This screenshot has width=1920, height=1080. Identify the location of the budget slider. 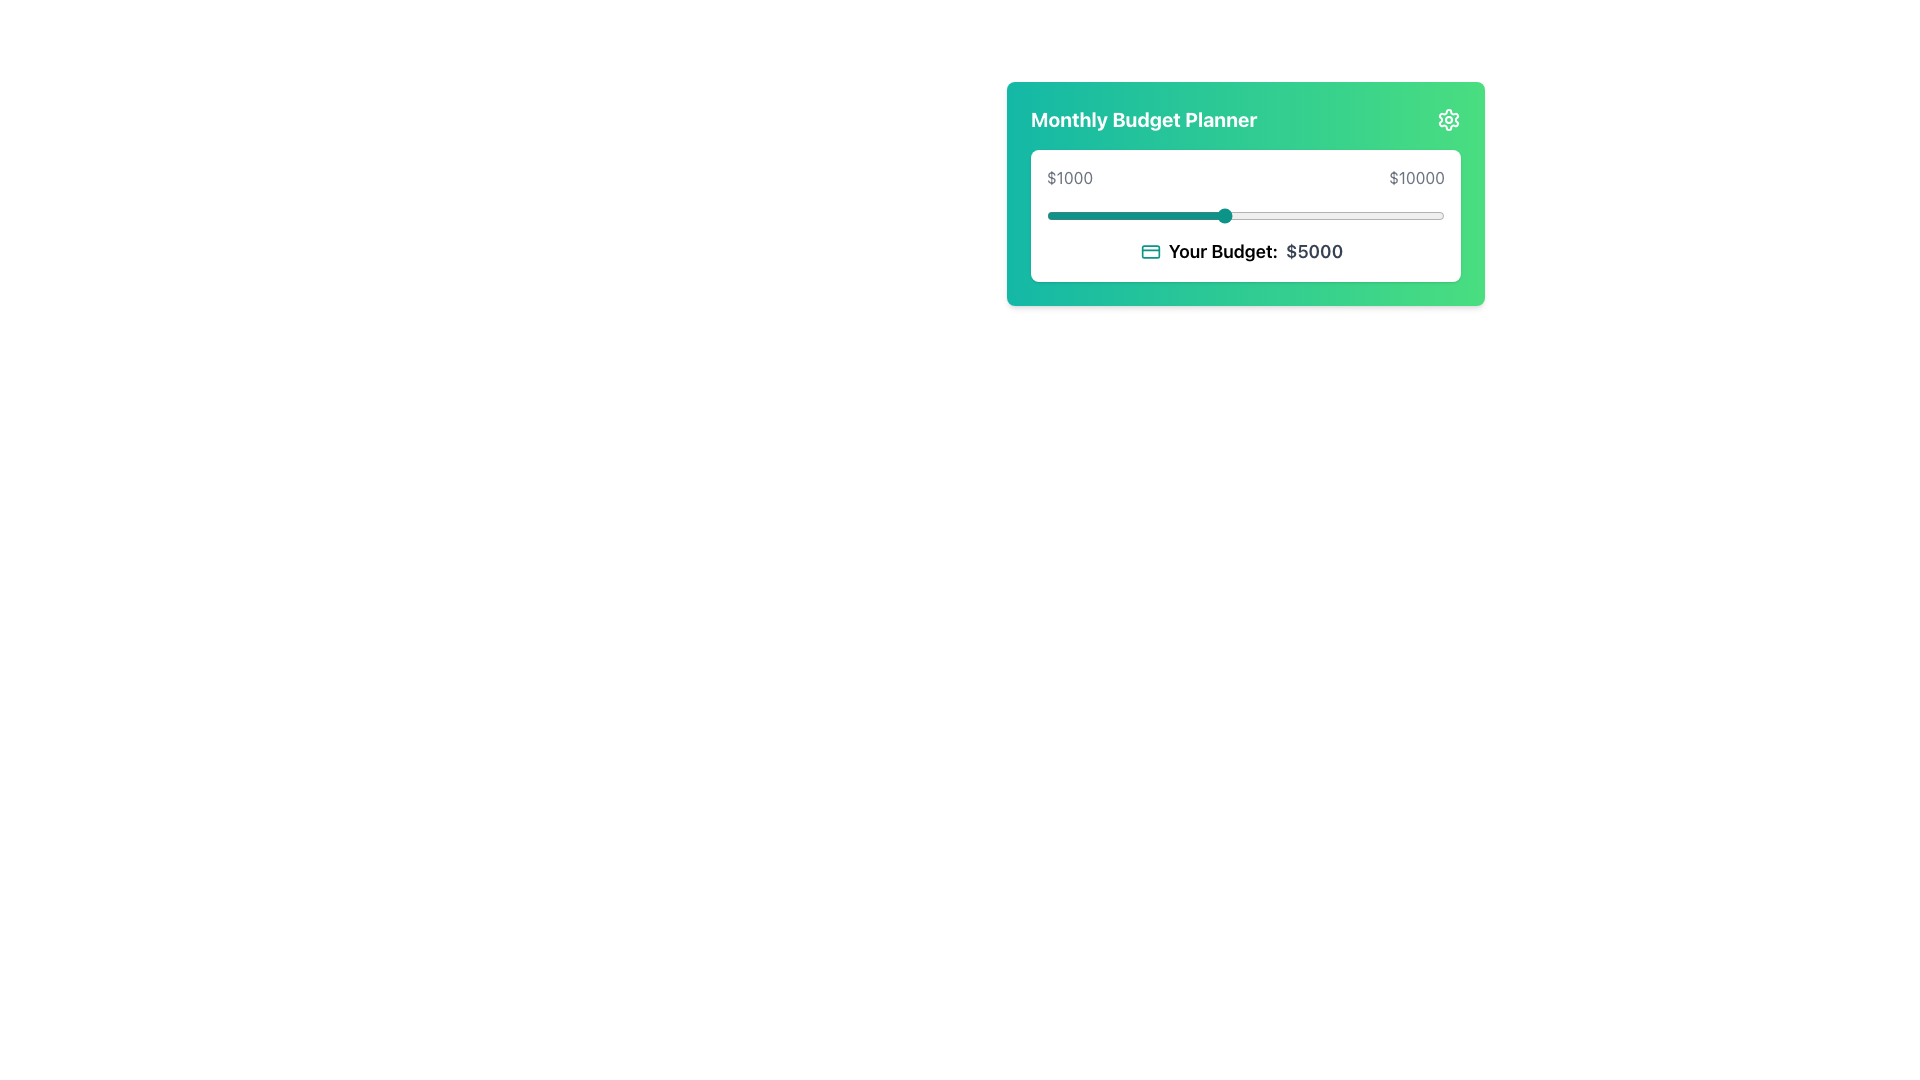
(1275, 216).